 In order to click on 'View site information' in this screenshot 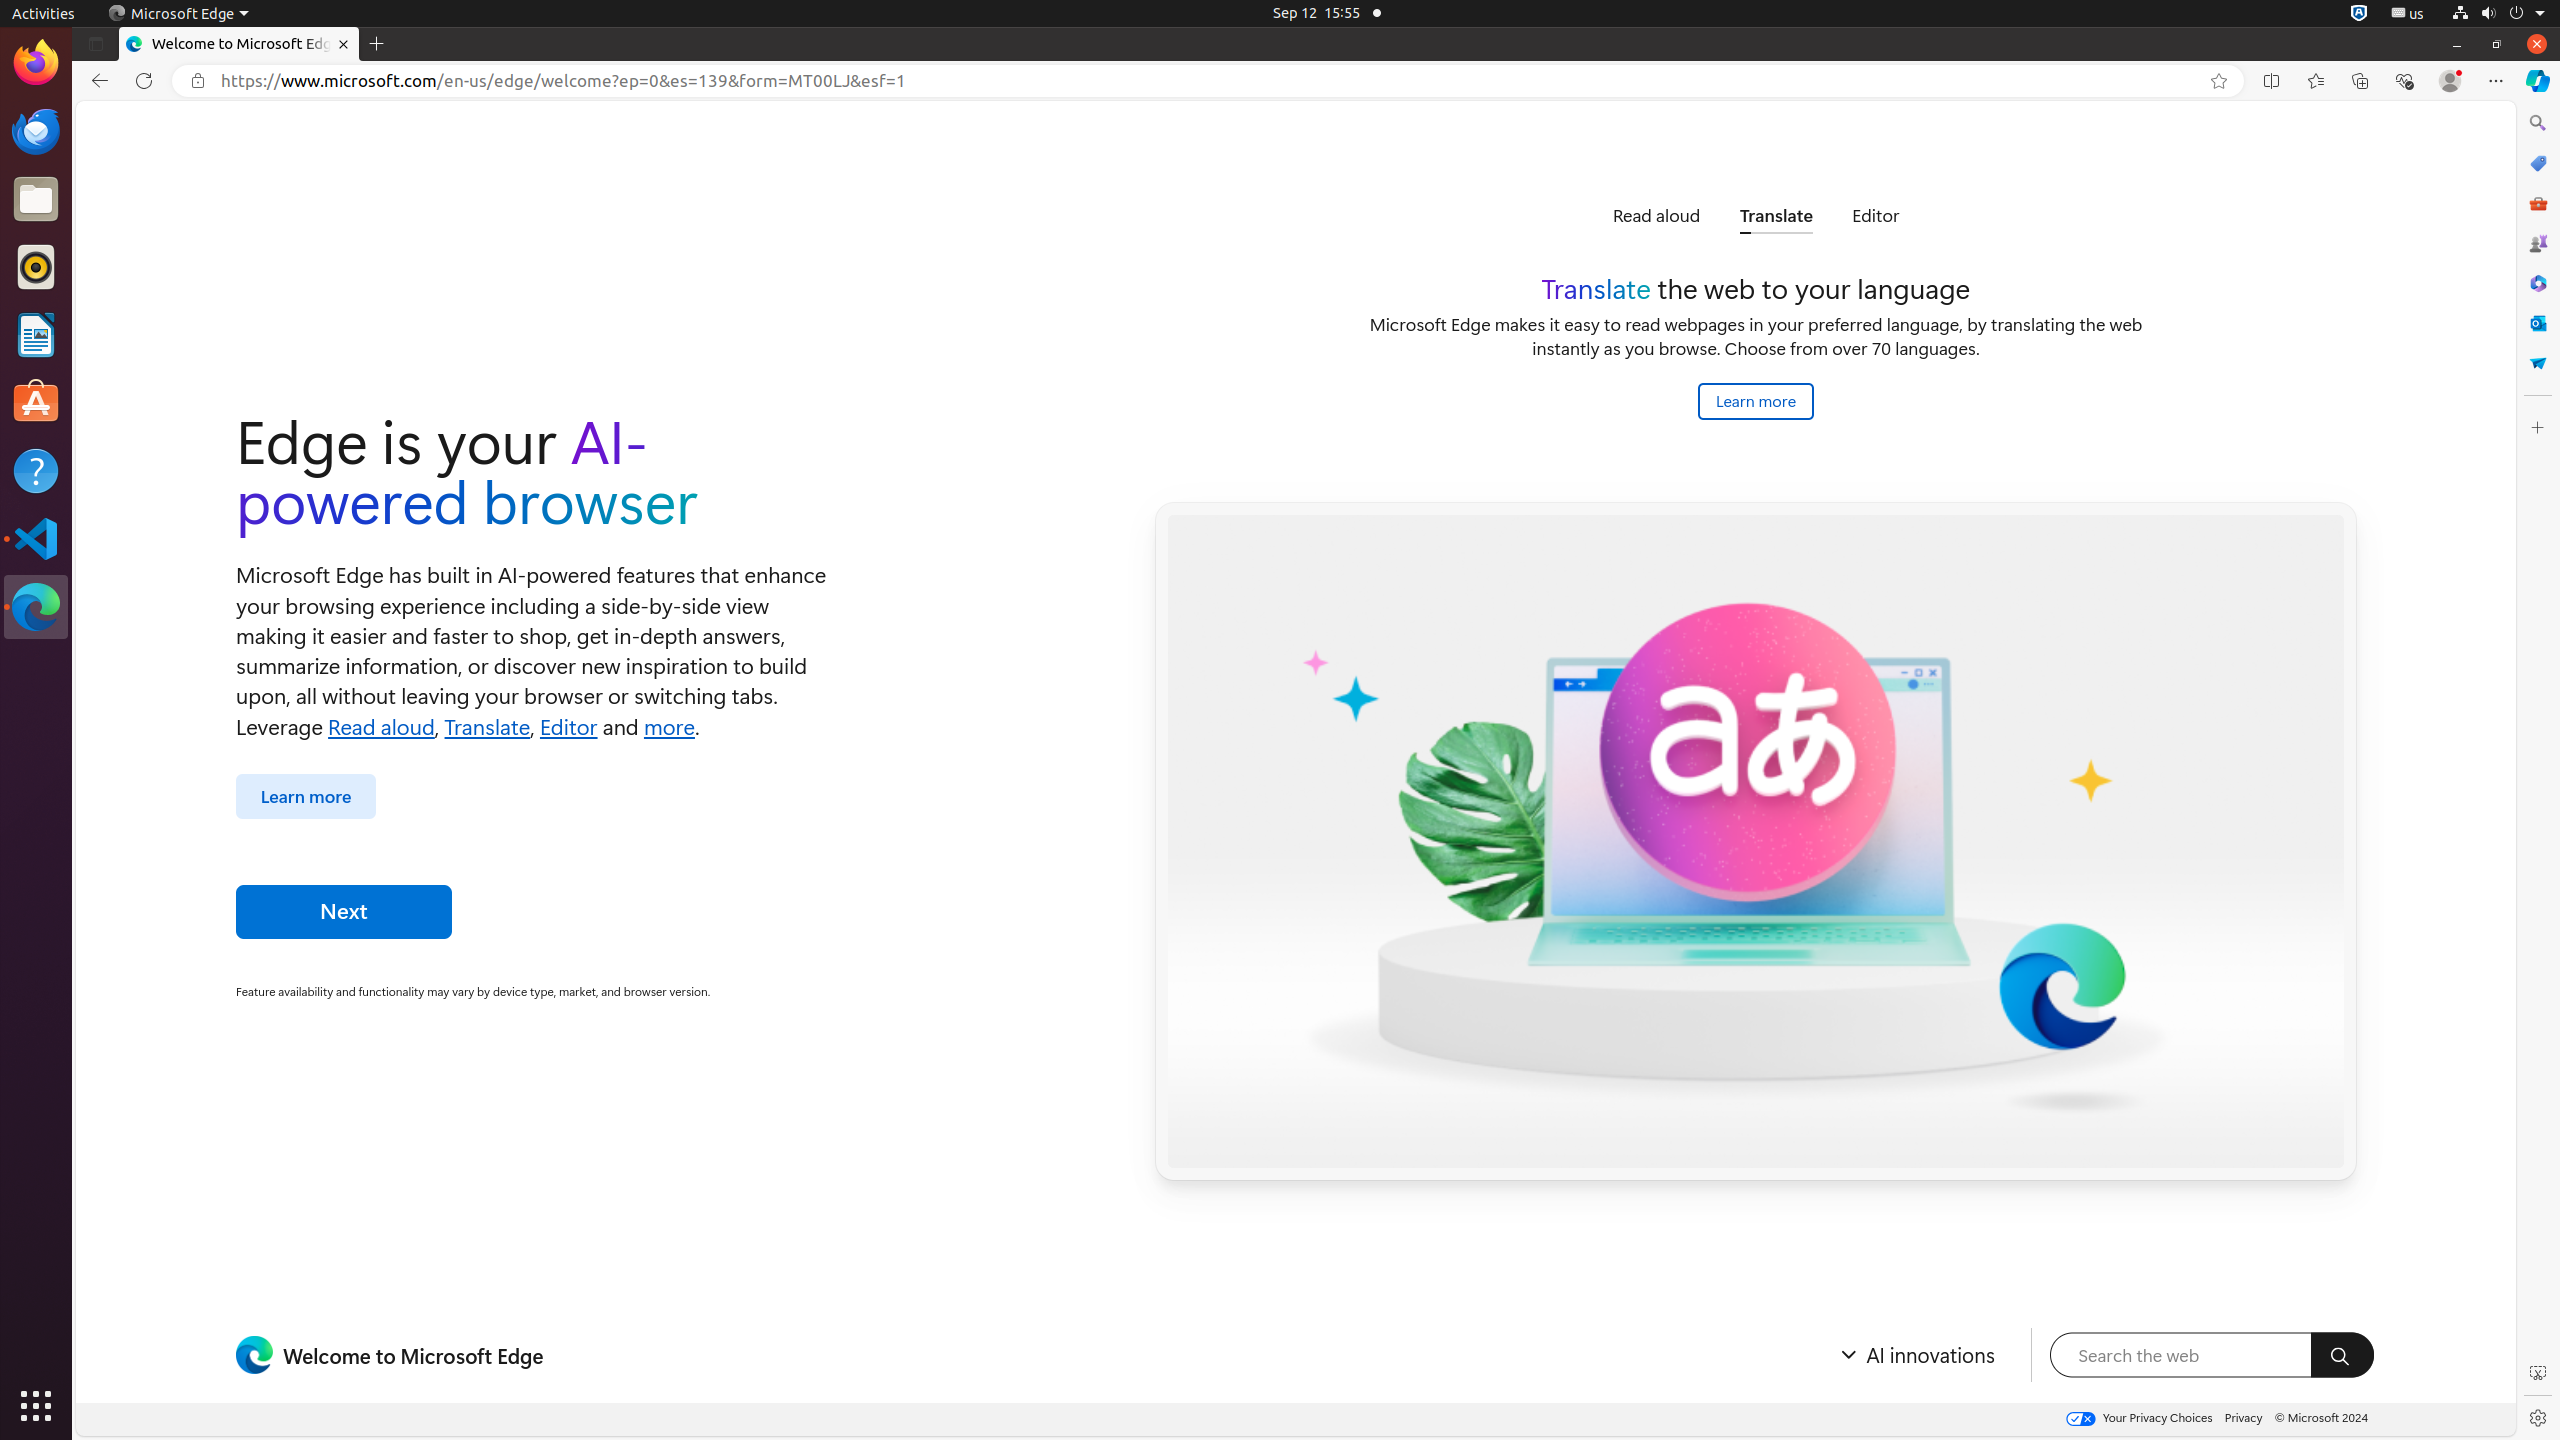, I will do `click(196, 80)`.